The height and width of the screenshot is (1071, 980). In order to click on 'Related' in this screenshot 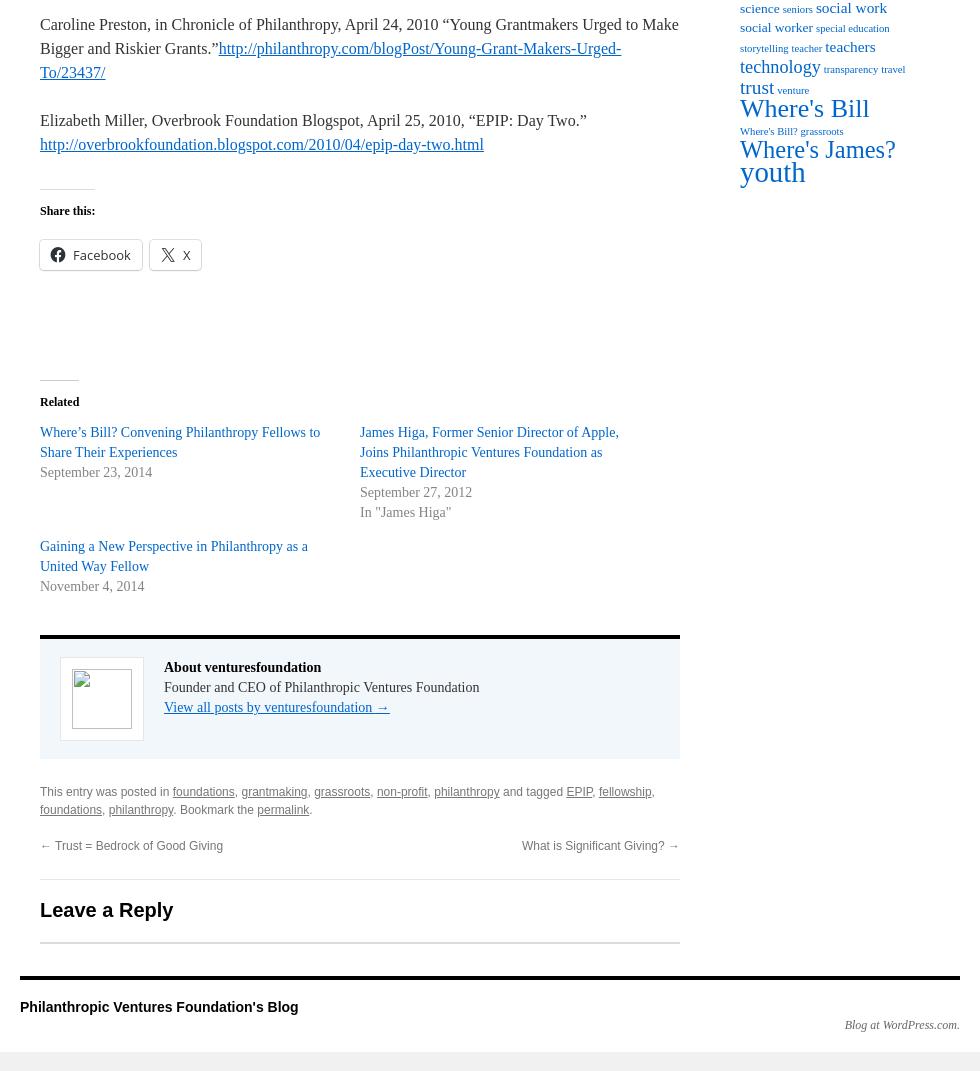, I will do `click(59, 402)`.